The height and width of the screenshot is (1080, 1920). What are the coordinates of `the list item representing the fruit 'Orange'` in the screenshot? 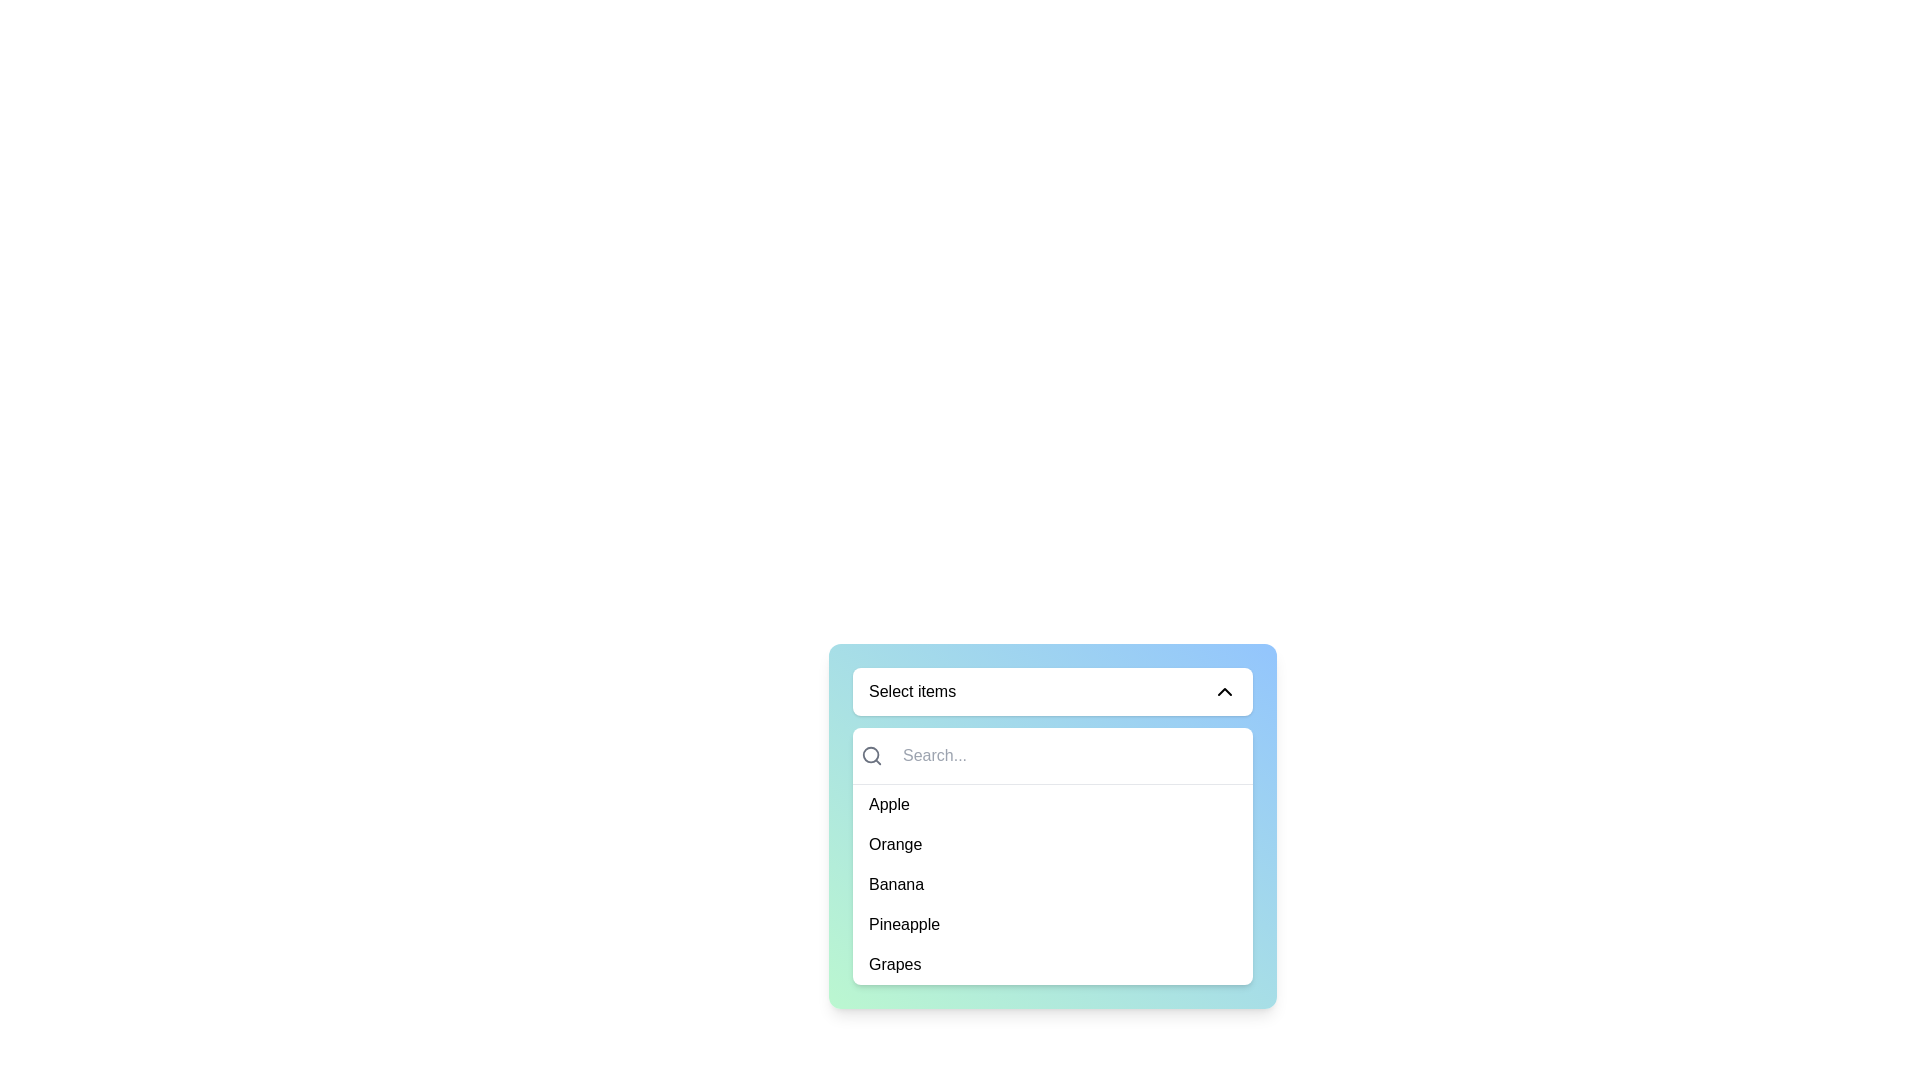 It's located at (1051, 844).